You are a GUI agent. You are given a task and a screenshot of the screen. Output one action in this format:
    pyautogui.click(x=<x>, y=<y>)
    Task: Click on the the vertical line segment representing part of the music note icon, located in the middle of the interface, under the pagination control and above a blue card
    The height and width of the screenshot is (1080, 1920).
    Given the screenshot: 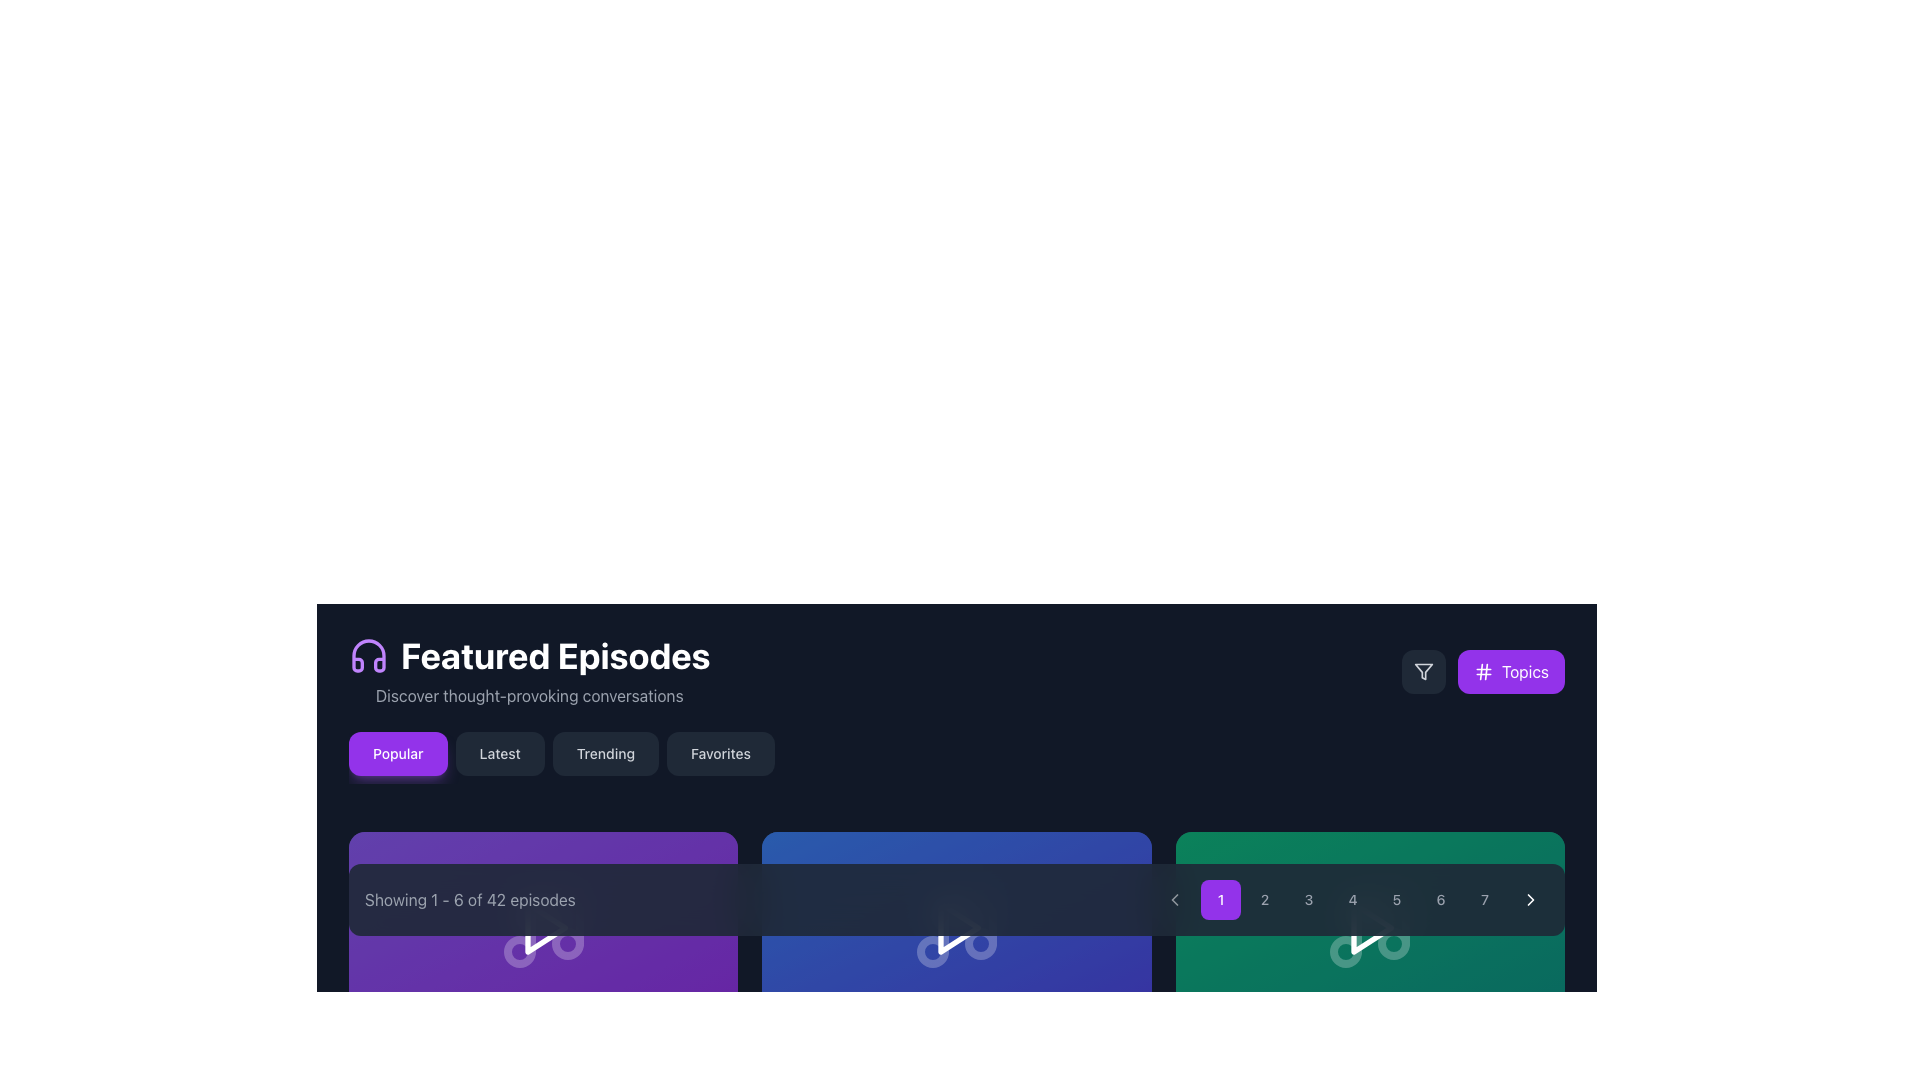 What is the action you would take?
    pyautogui.click(x=969, y=921)
    